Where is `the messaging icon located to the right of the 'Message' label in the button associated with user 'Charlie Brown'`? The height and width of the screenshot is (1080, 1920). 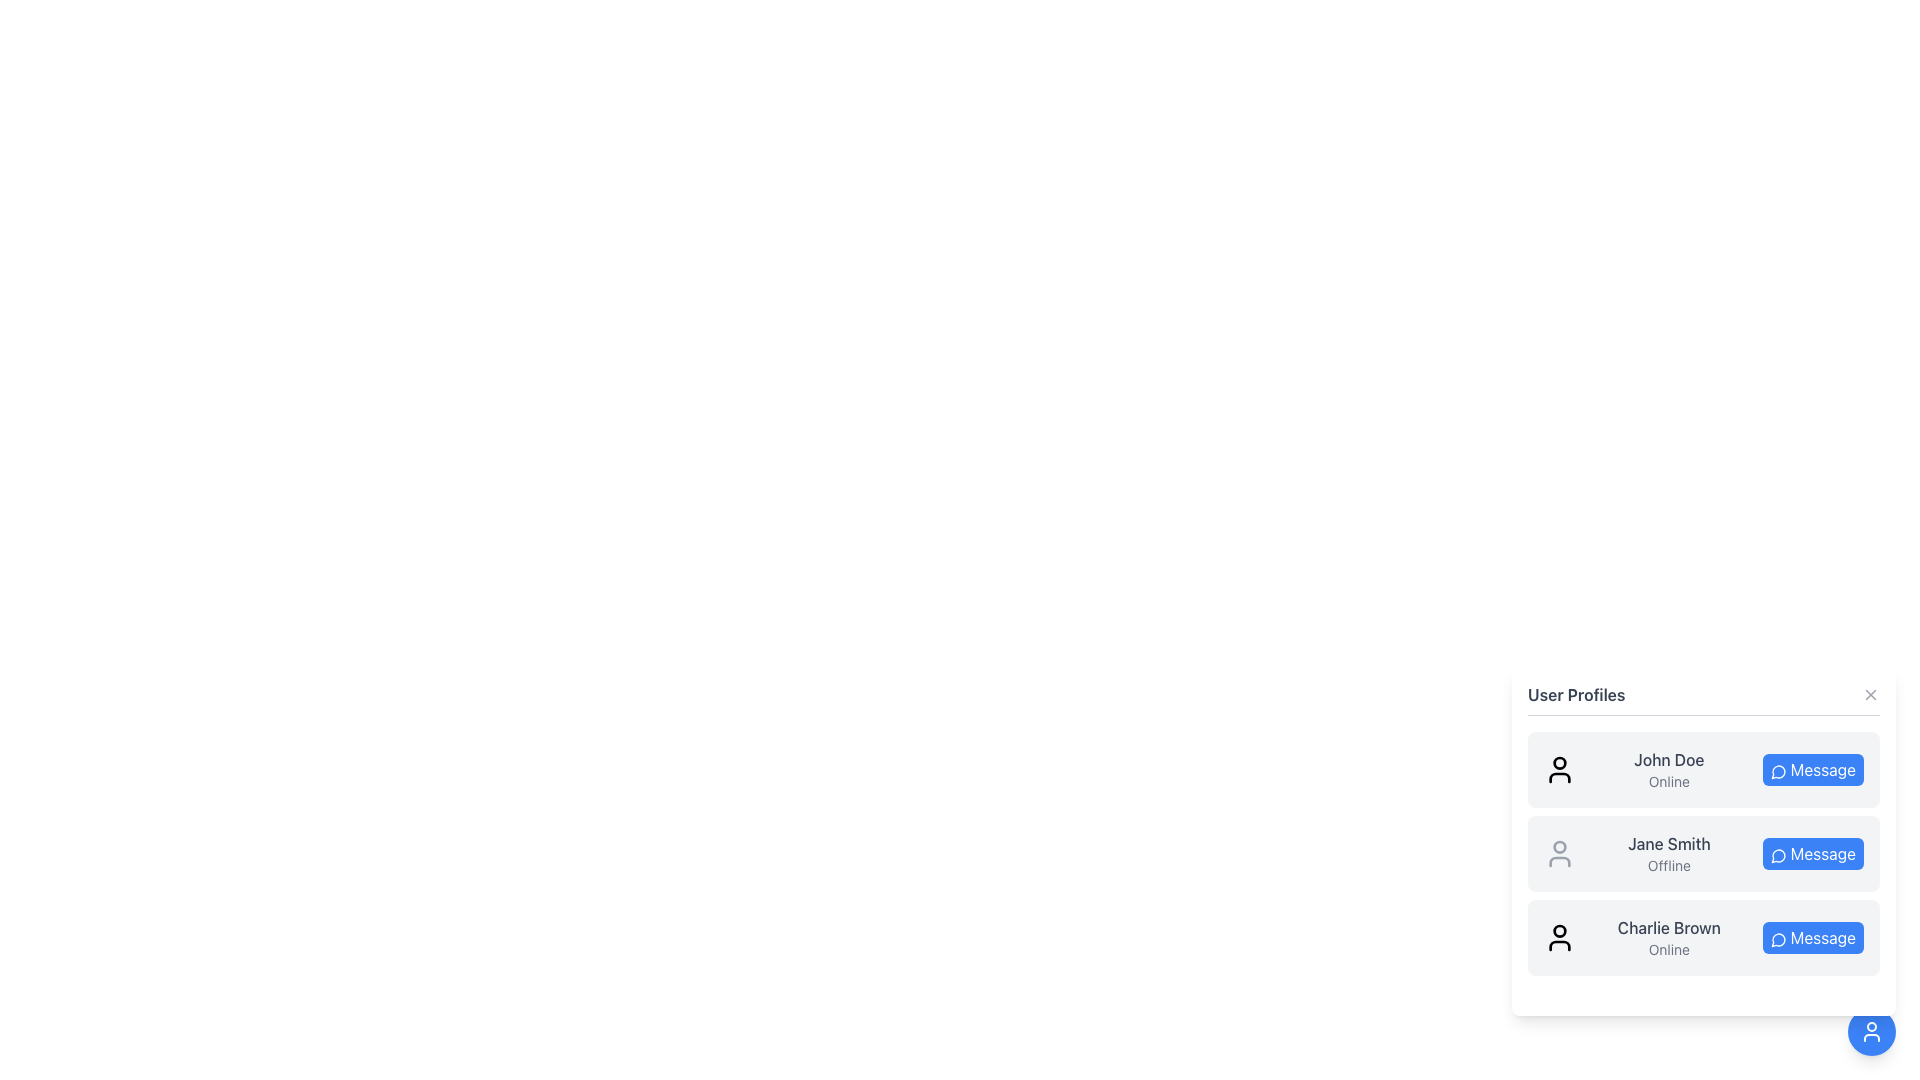
the messaging icon located to the right of the 'Message' label in the button associated with user 'Charlie Brown' is located at coordinates (1778, 939).